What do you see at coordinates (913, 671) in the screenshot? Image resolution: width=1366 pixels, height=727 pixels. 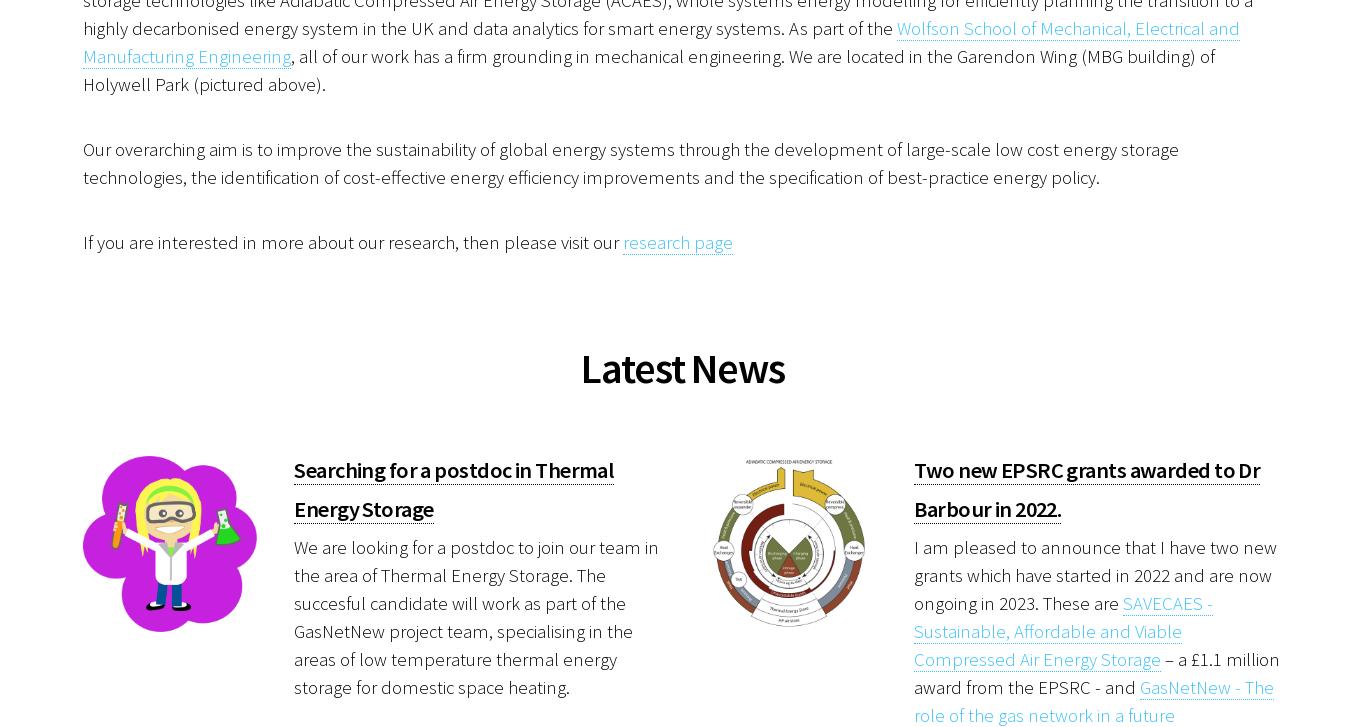 I see `'– a £1.1 million award from the EPSRC - and'` at bounding box center [913, 671].